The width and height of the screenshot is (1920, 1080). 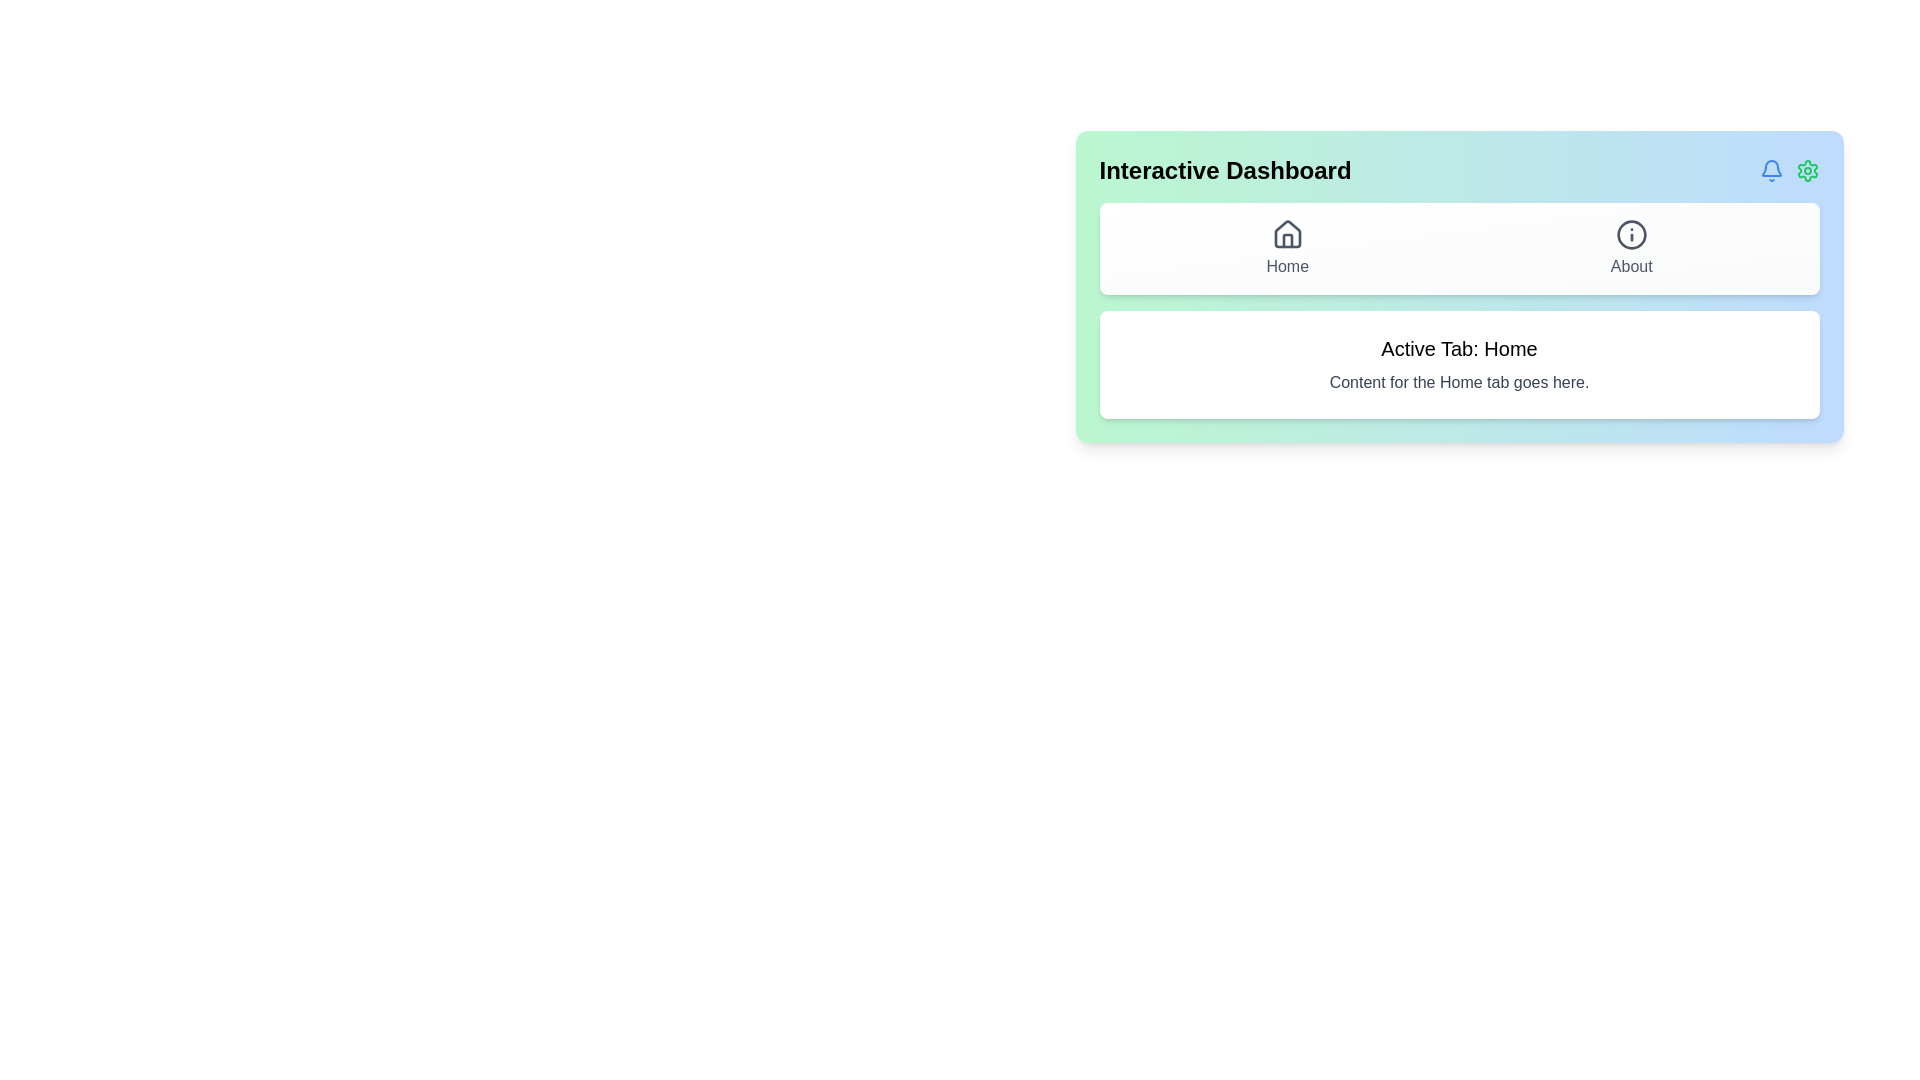 What do you see at coordinates (1631, 248) in the screenshot?
I see `the navigational button located in the top-right menu panel, which directs users to the About page` at bounding box center [1631, 248].